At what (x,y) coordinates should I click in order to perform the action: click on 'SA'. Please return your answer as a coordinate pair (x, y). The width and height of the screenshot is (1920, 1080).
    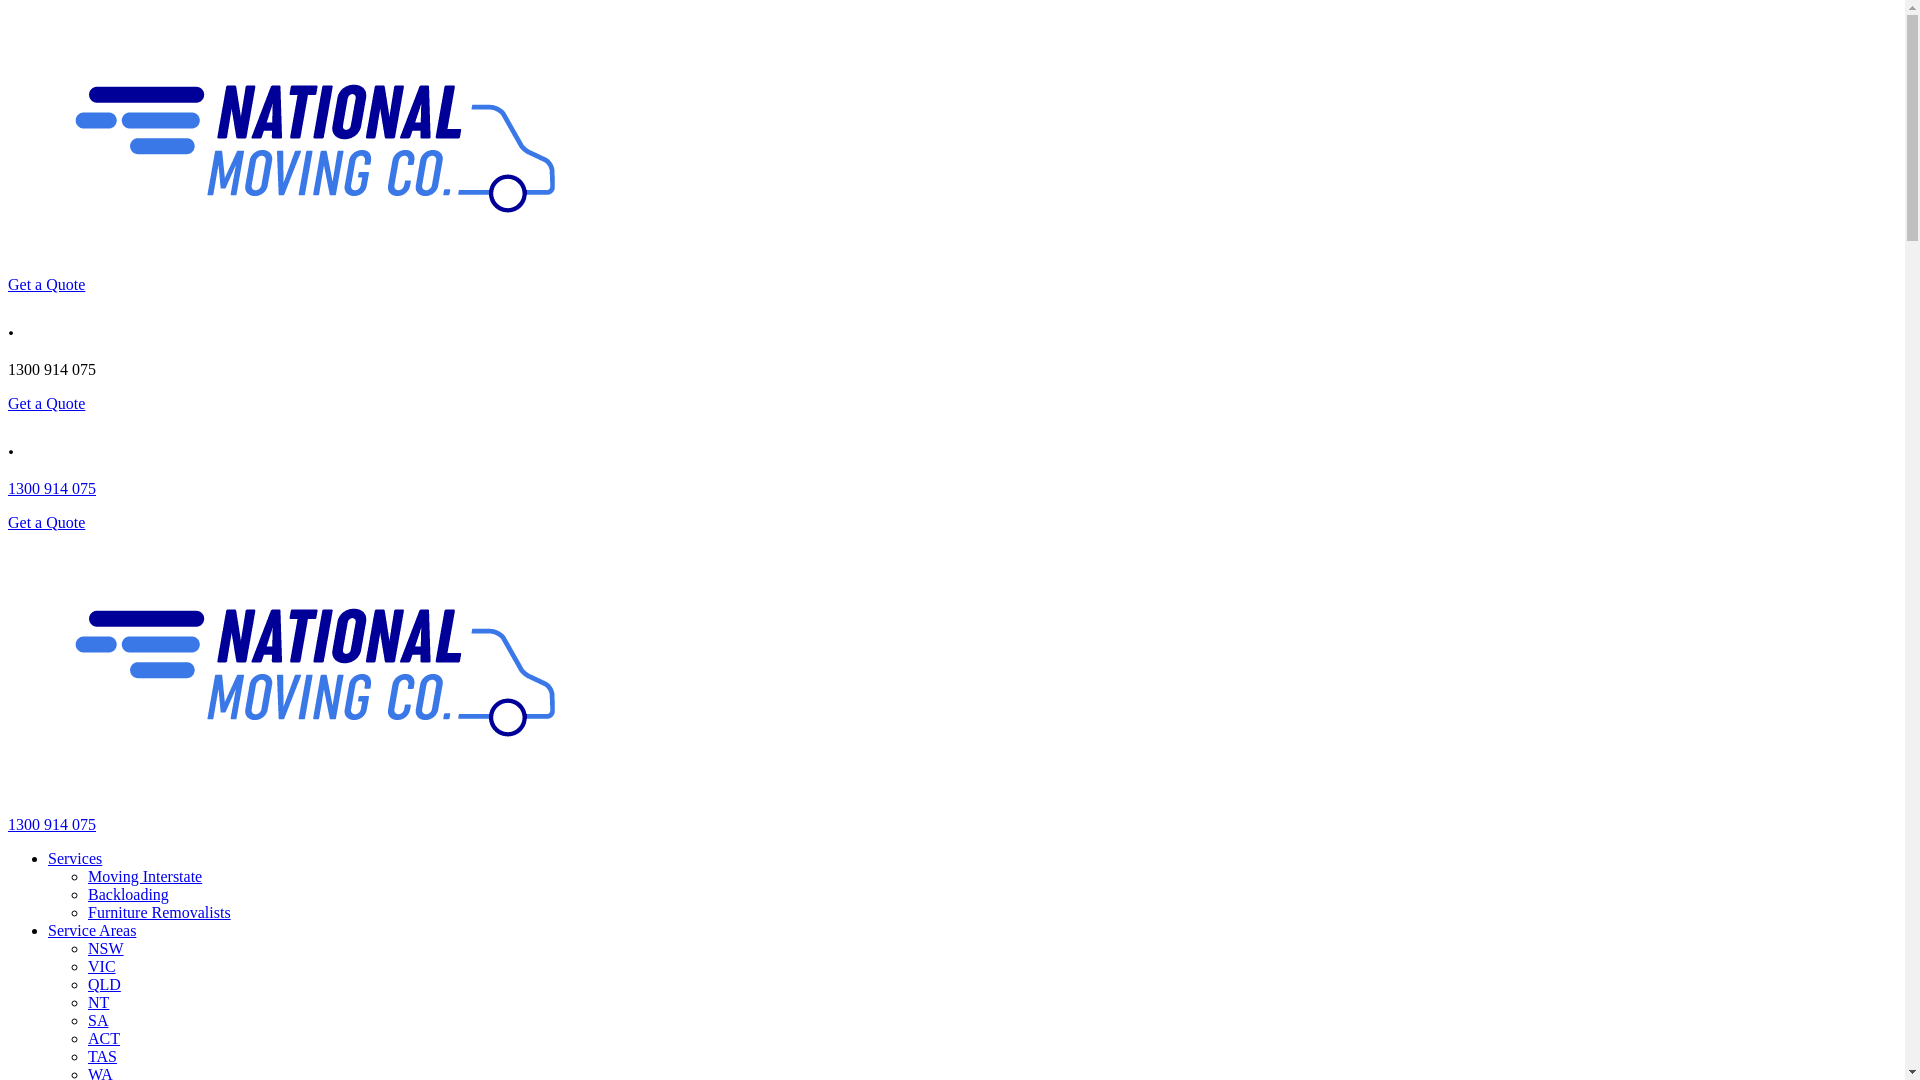
    Looking at the image, I should click on (96, 1020).